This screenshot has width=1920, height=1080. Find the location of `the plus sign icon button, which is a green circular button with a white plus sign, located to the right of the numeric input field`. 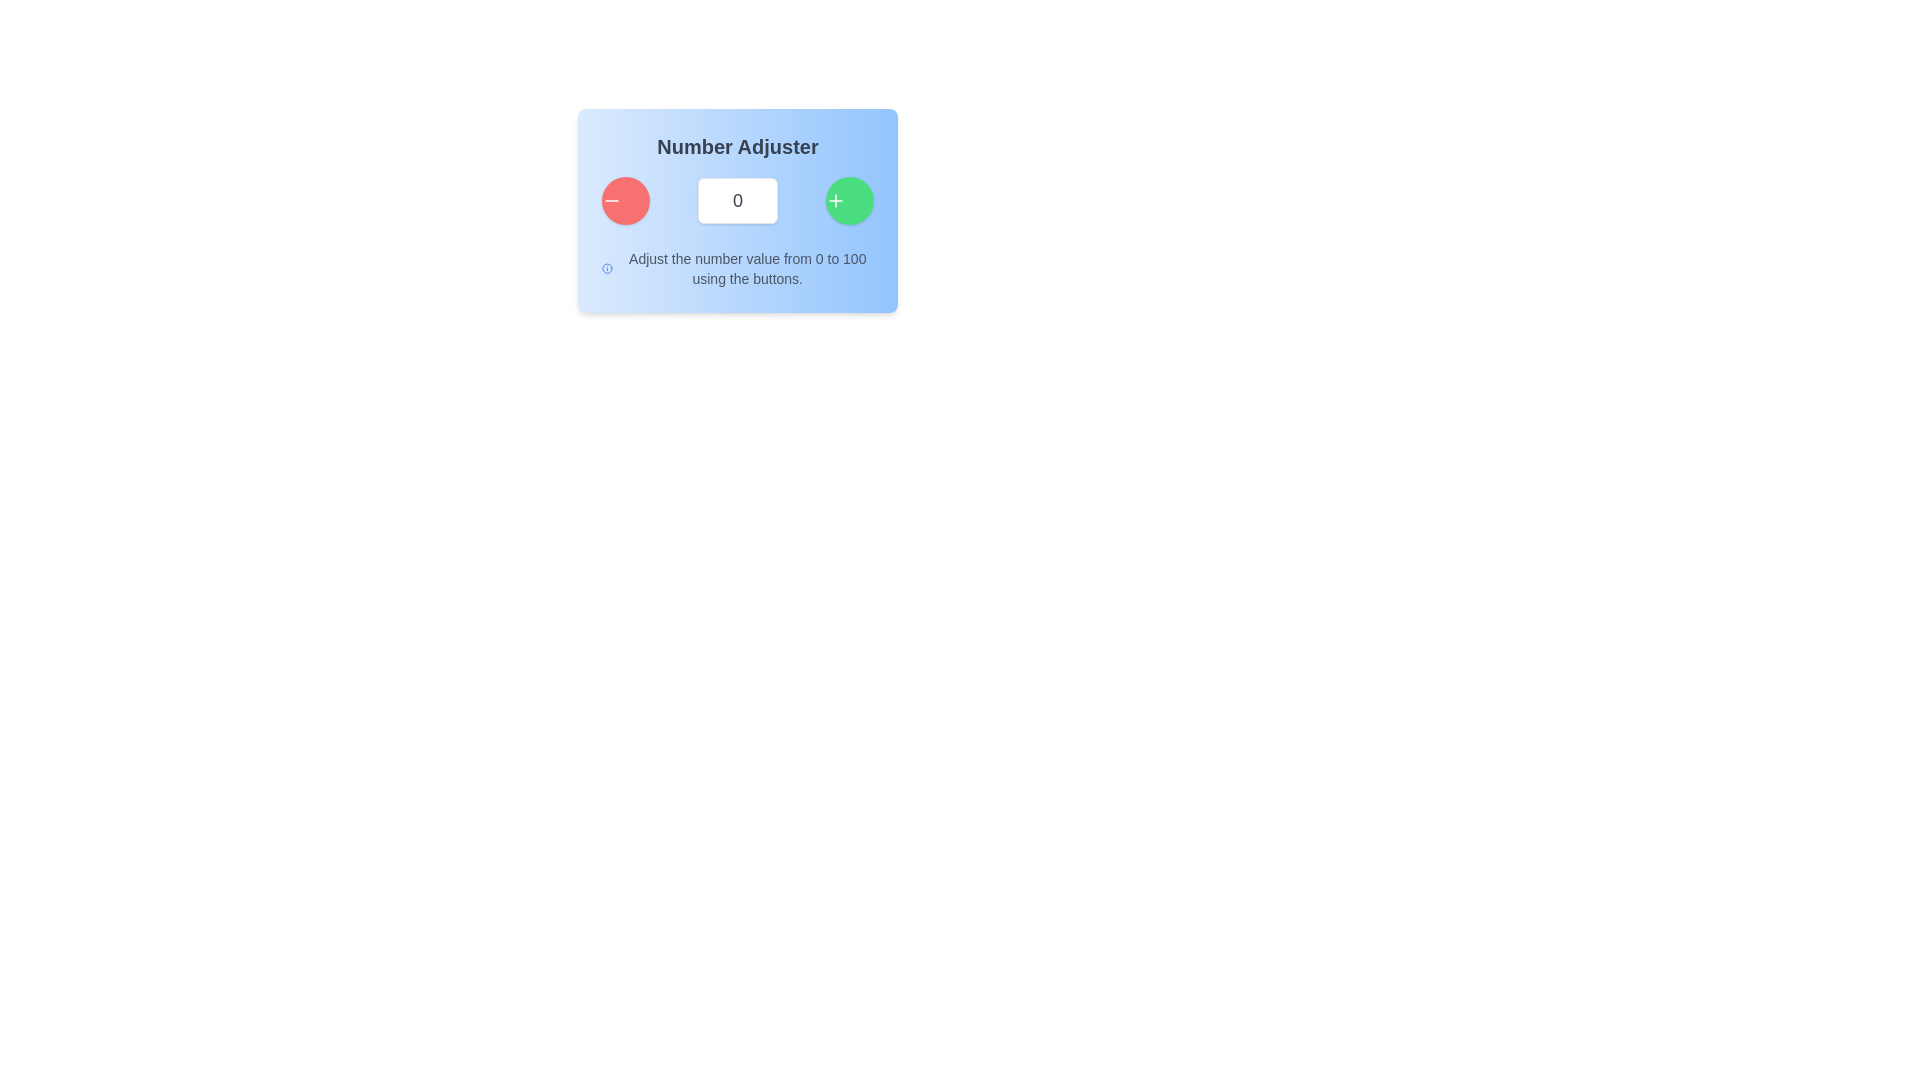

the plus sign icon button, which is a green circular button with a white plus sign, located to the right of the numeric input field is located at coordinates (835, 200).